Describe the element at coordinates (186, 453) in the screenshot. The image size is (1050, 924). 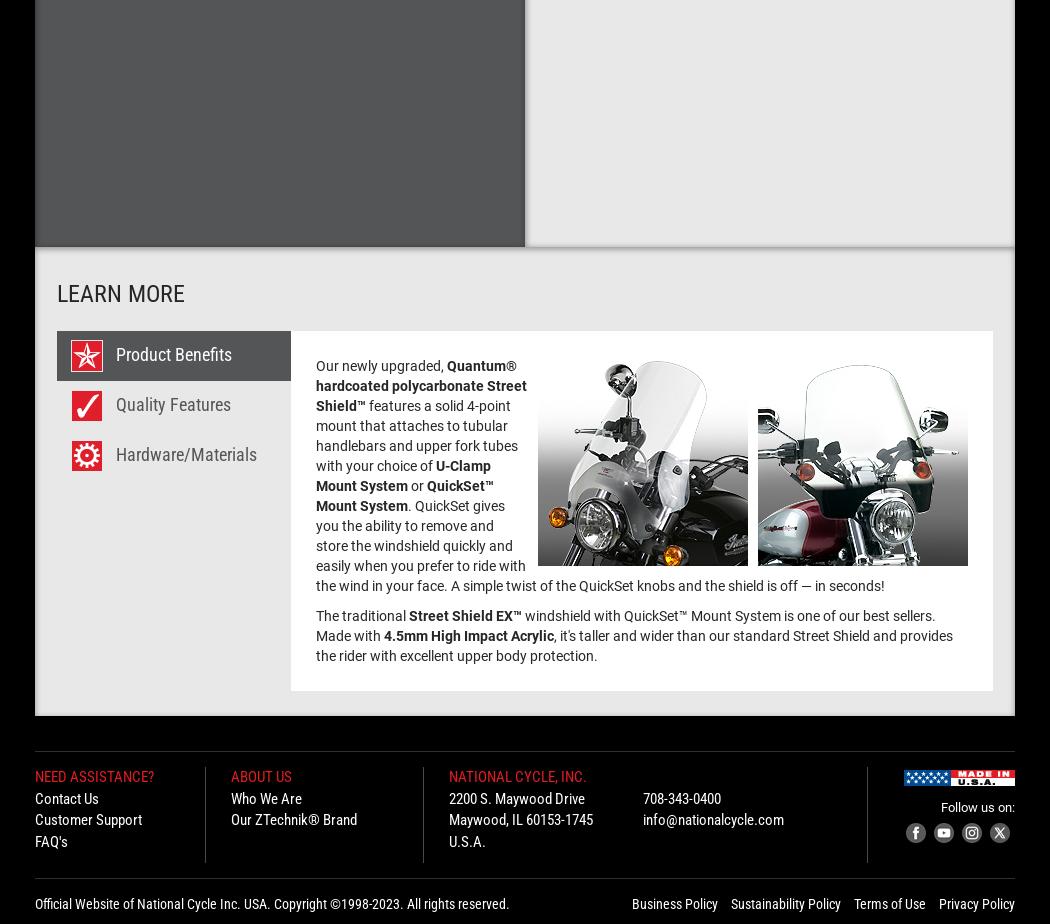
I see `'Hardware/Materials'` at that location.